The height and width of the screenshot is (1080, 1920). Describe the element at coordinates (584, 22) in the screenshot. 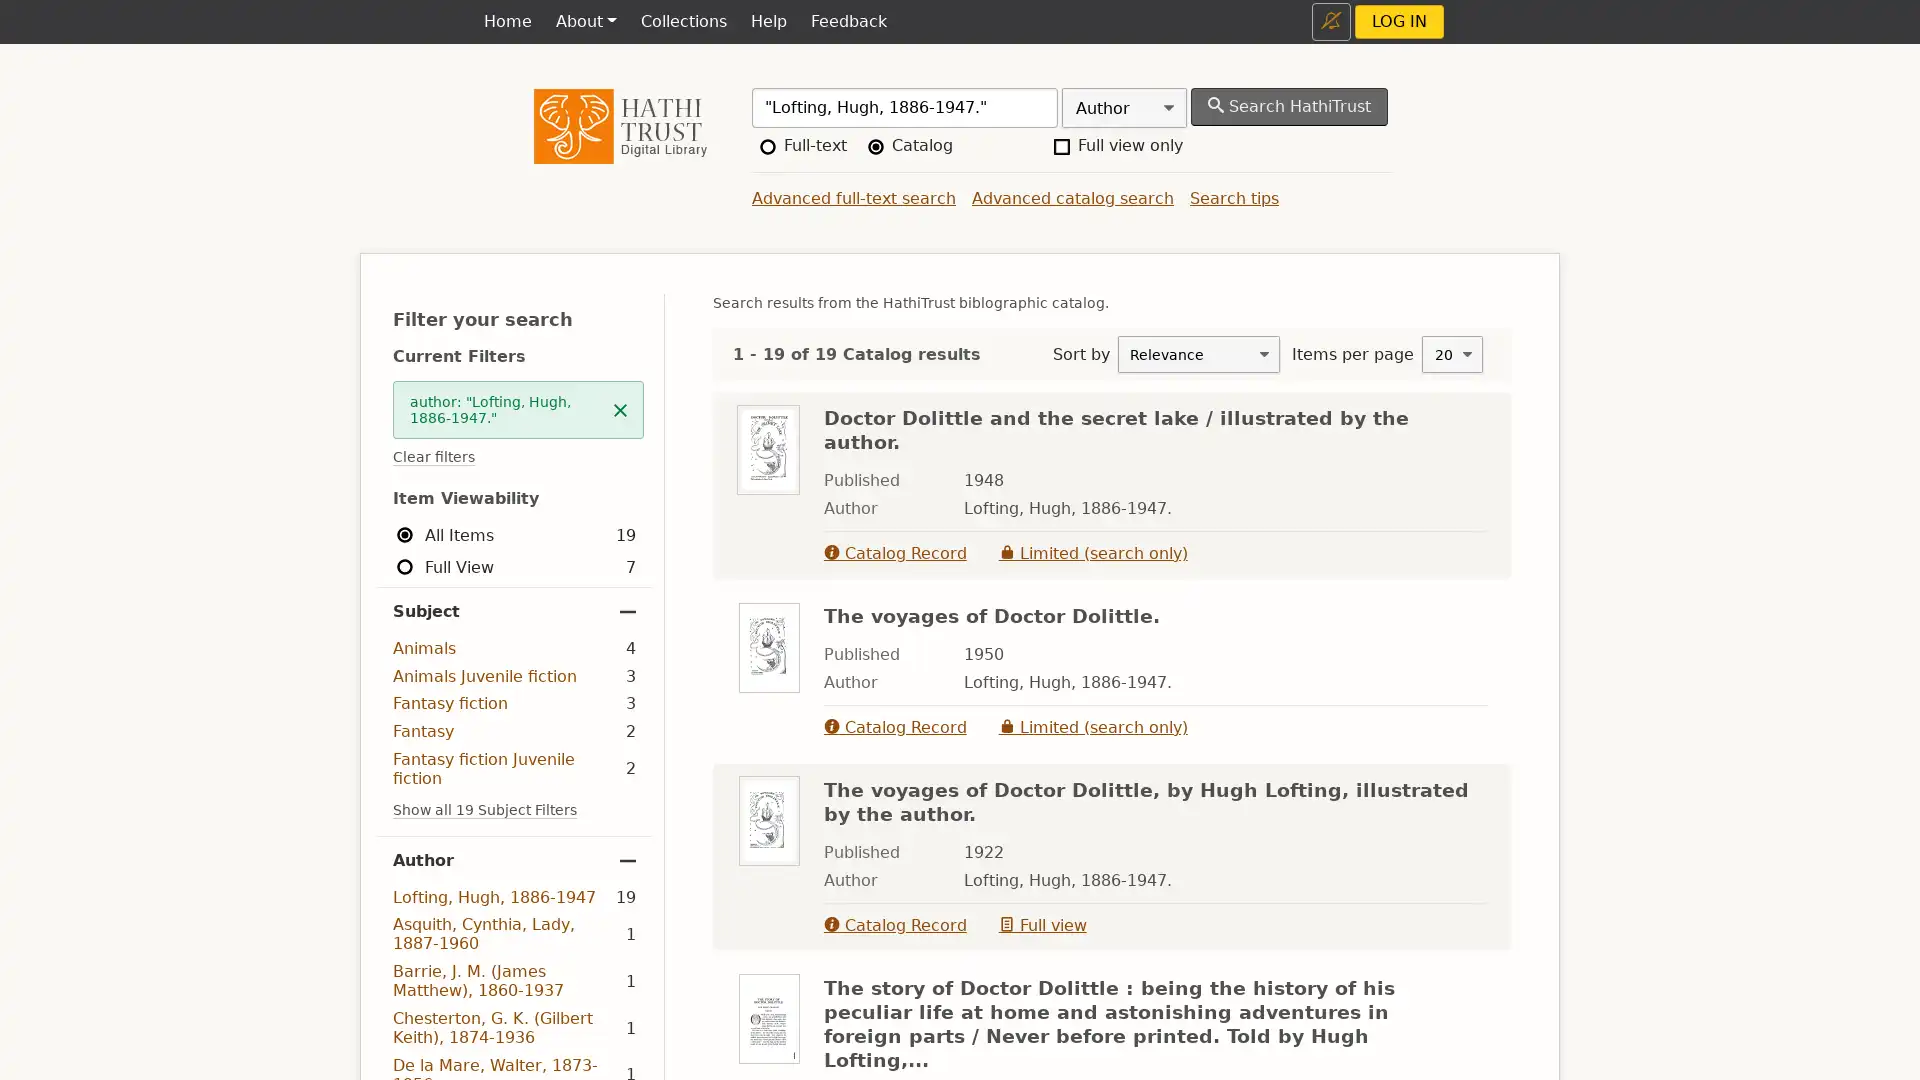

I see `About` at that location.